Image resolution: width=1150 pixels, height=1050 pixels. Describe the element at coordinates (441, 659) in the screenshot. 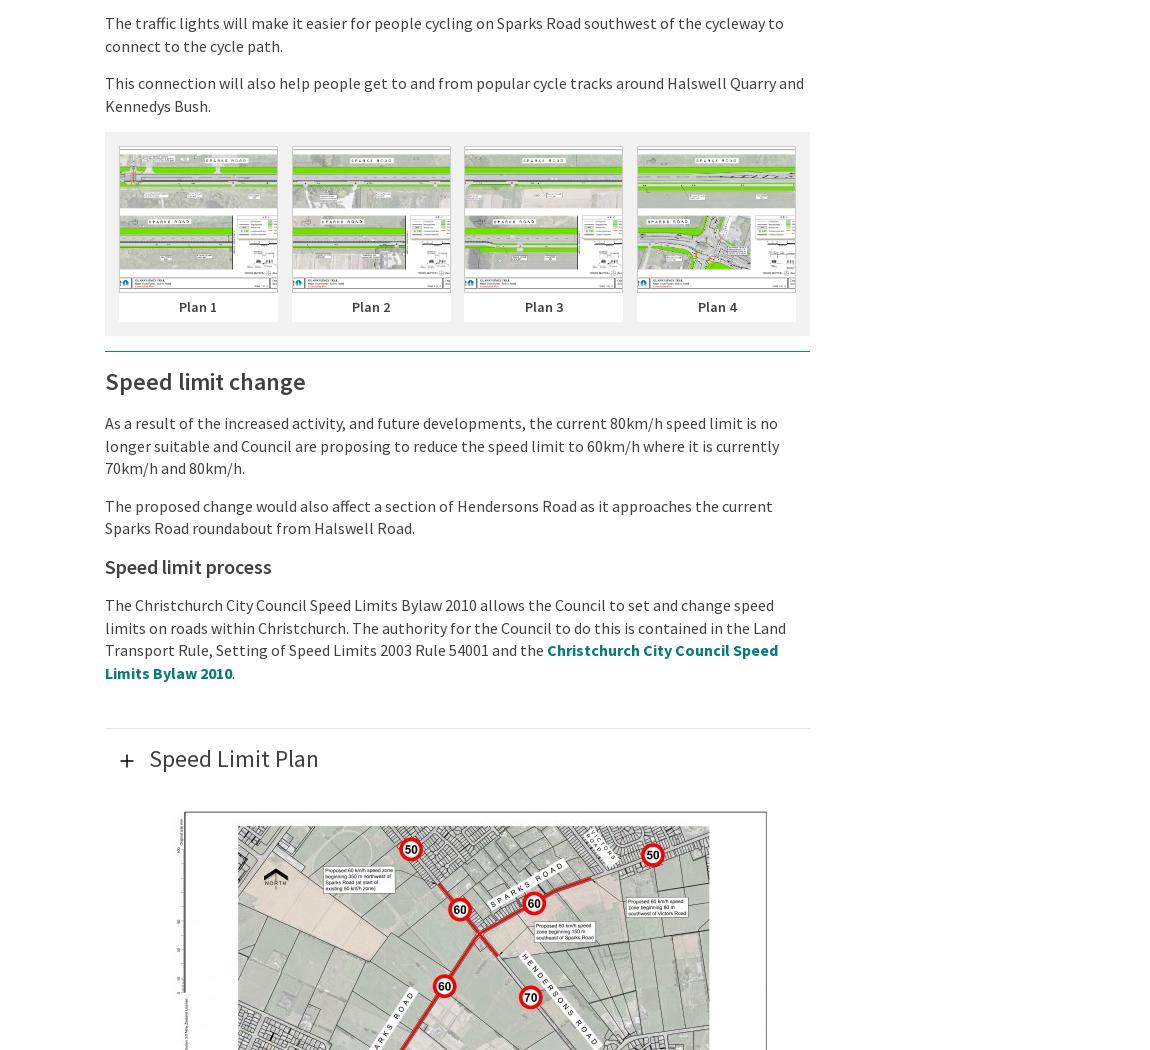

I see `'Christchurch City Council Speed Limits Bylaw 2010'` at that location.